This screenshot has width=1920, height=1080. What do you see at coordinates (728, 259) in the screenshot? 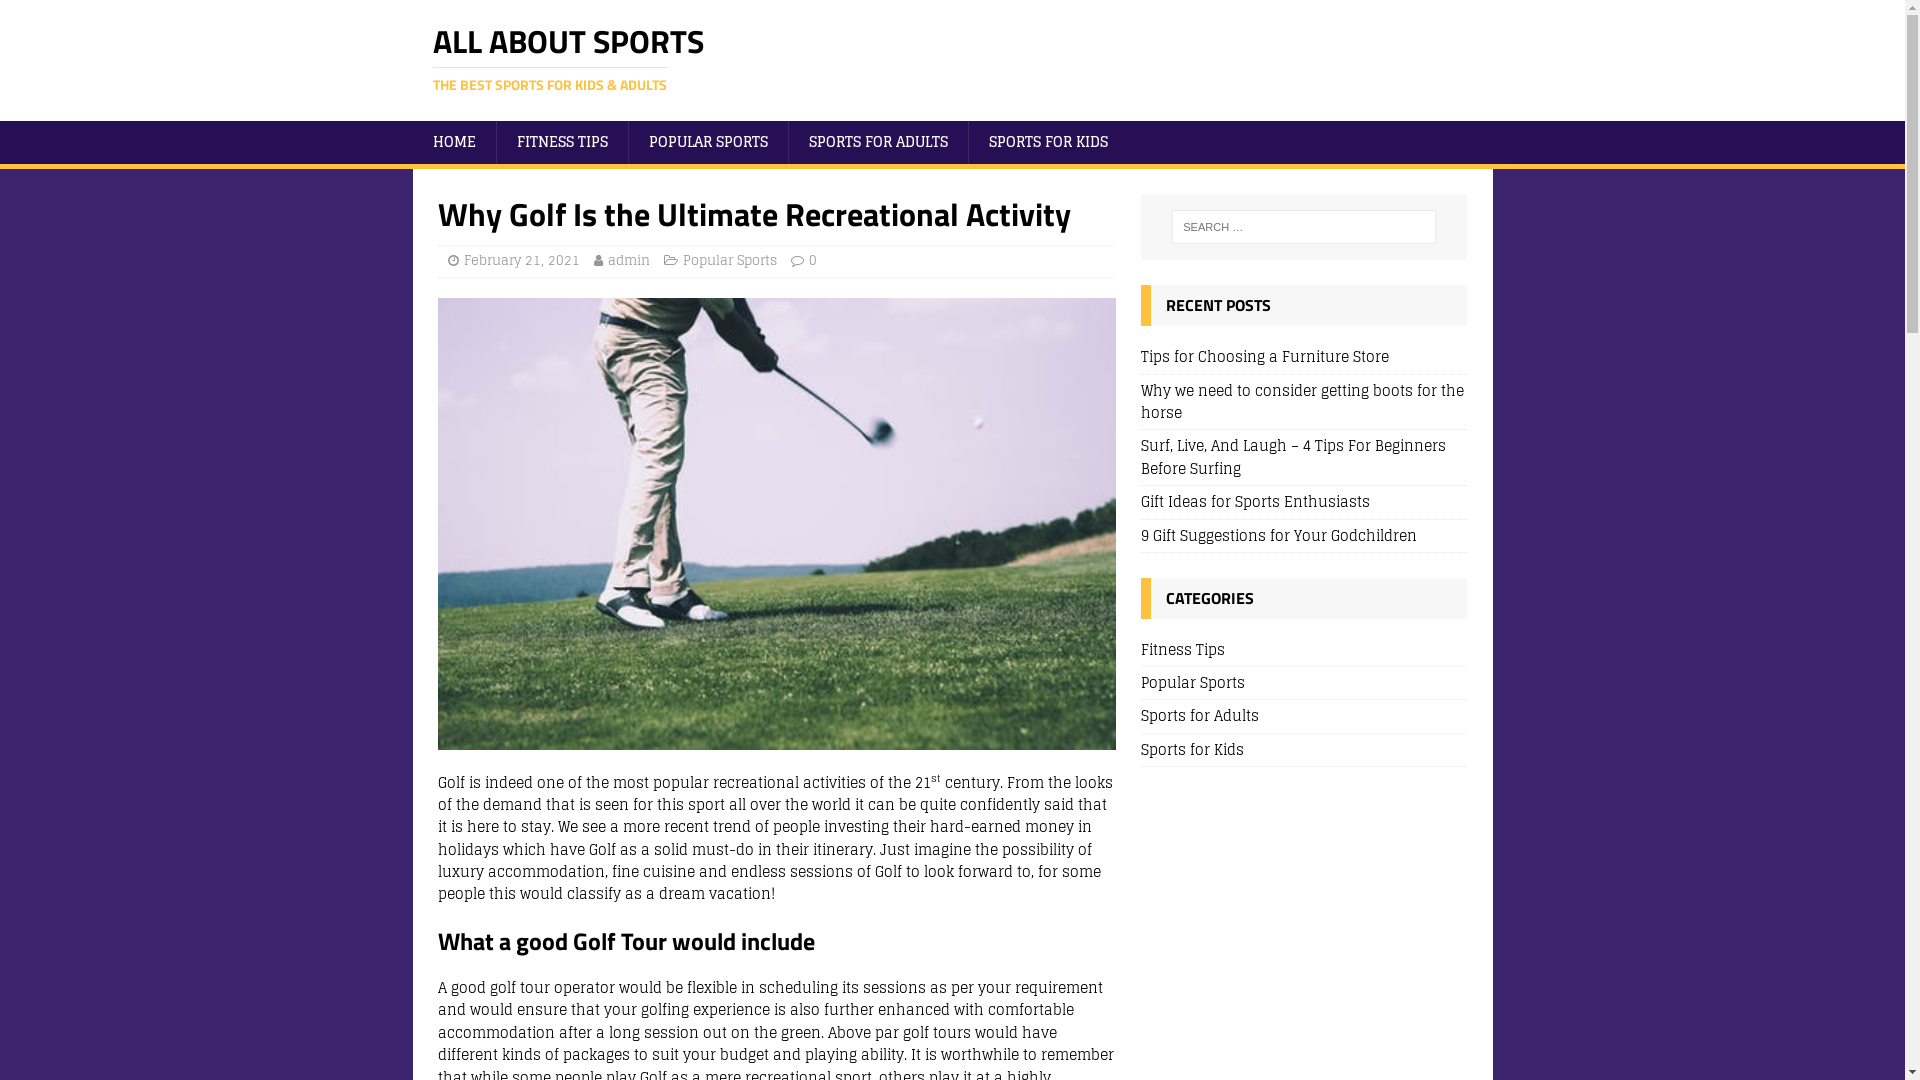
I see `'Popular Sports'` at bounding box center [728, 259].